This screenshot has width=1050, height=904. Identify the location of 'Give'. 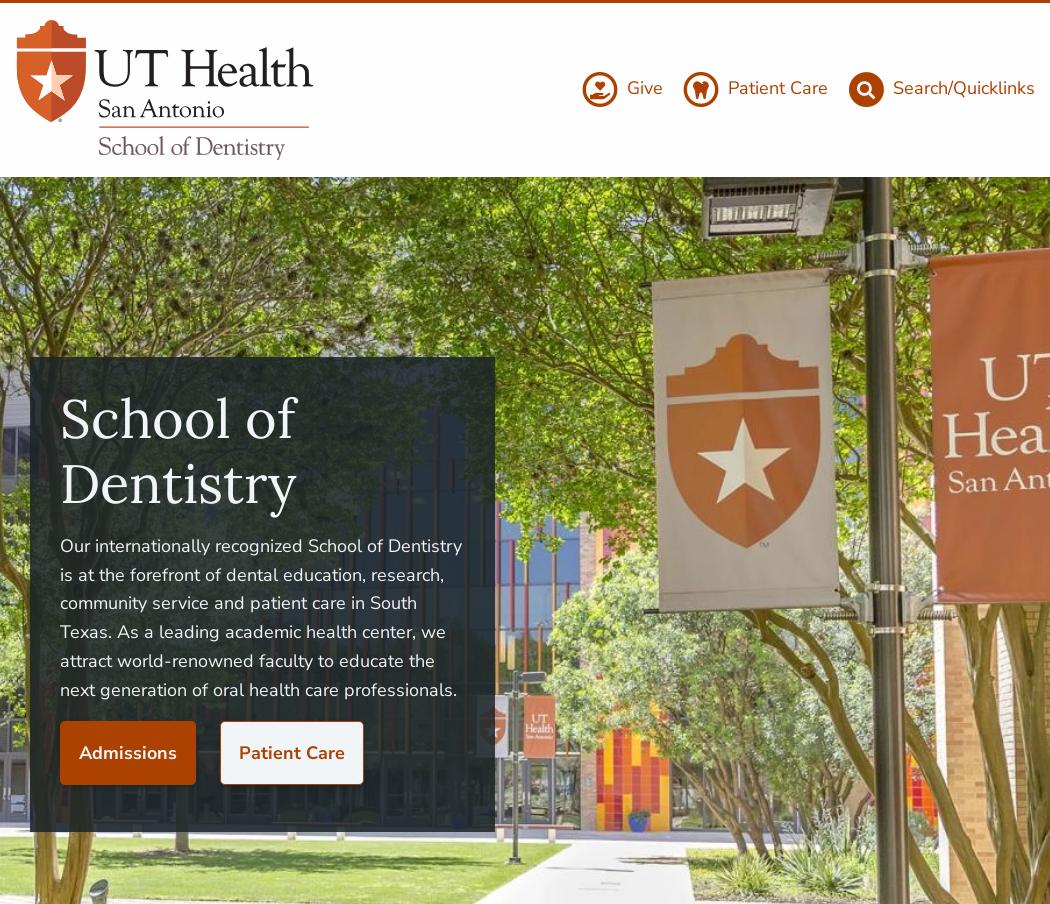
(644, 87).